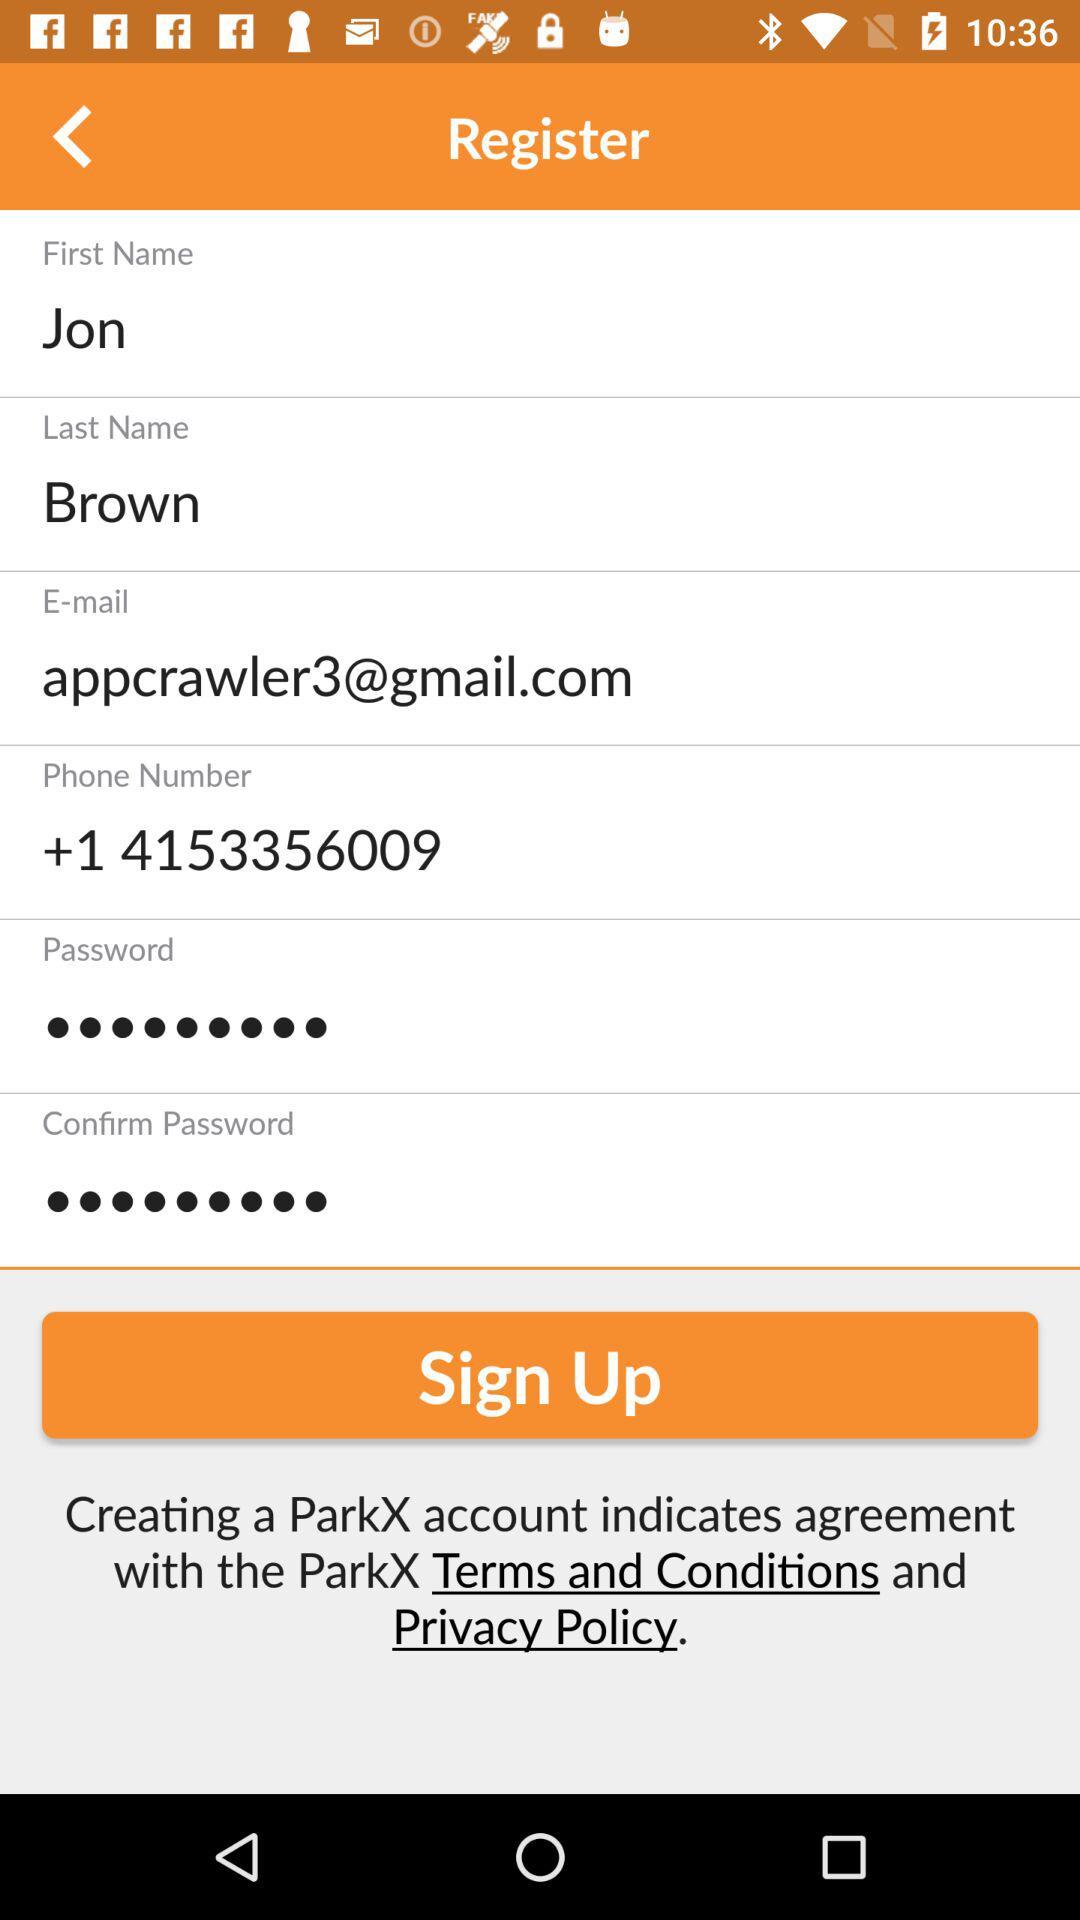 The image size is (1080, 1920). What do you see at coordinates (72, 135) in the screenshot?
I see `back ward` at bounding box center [72, 135].